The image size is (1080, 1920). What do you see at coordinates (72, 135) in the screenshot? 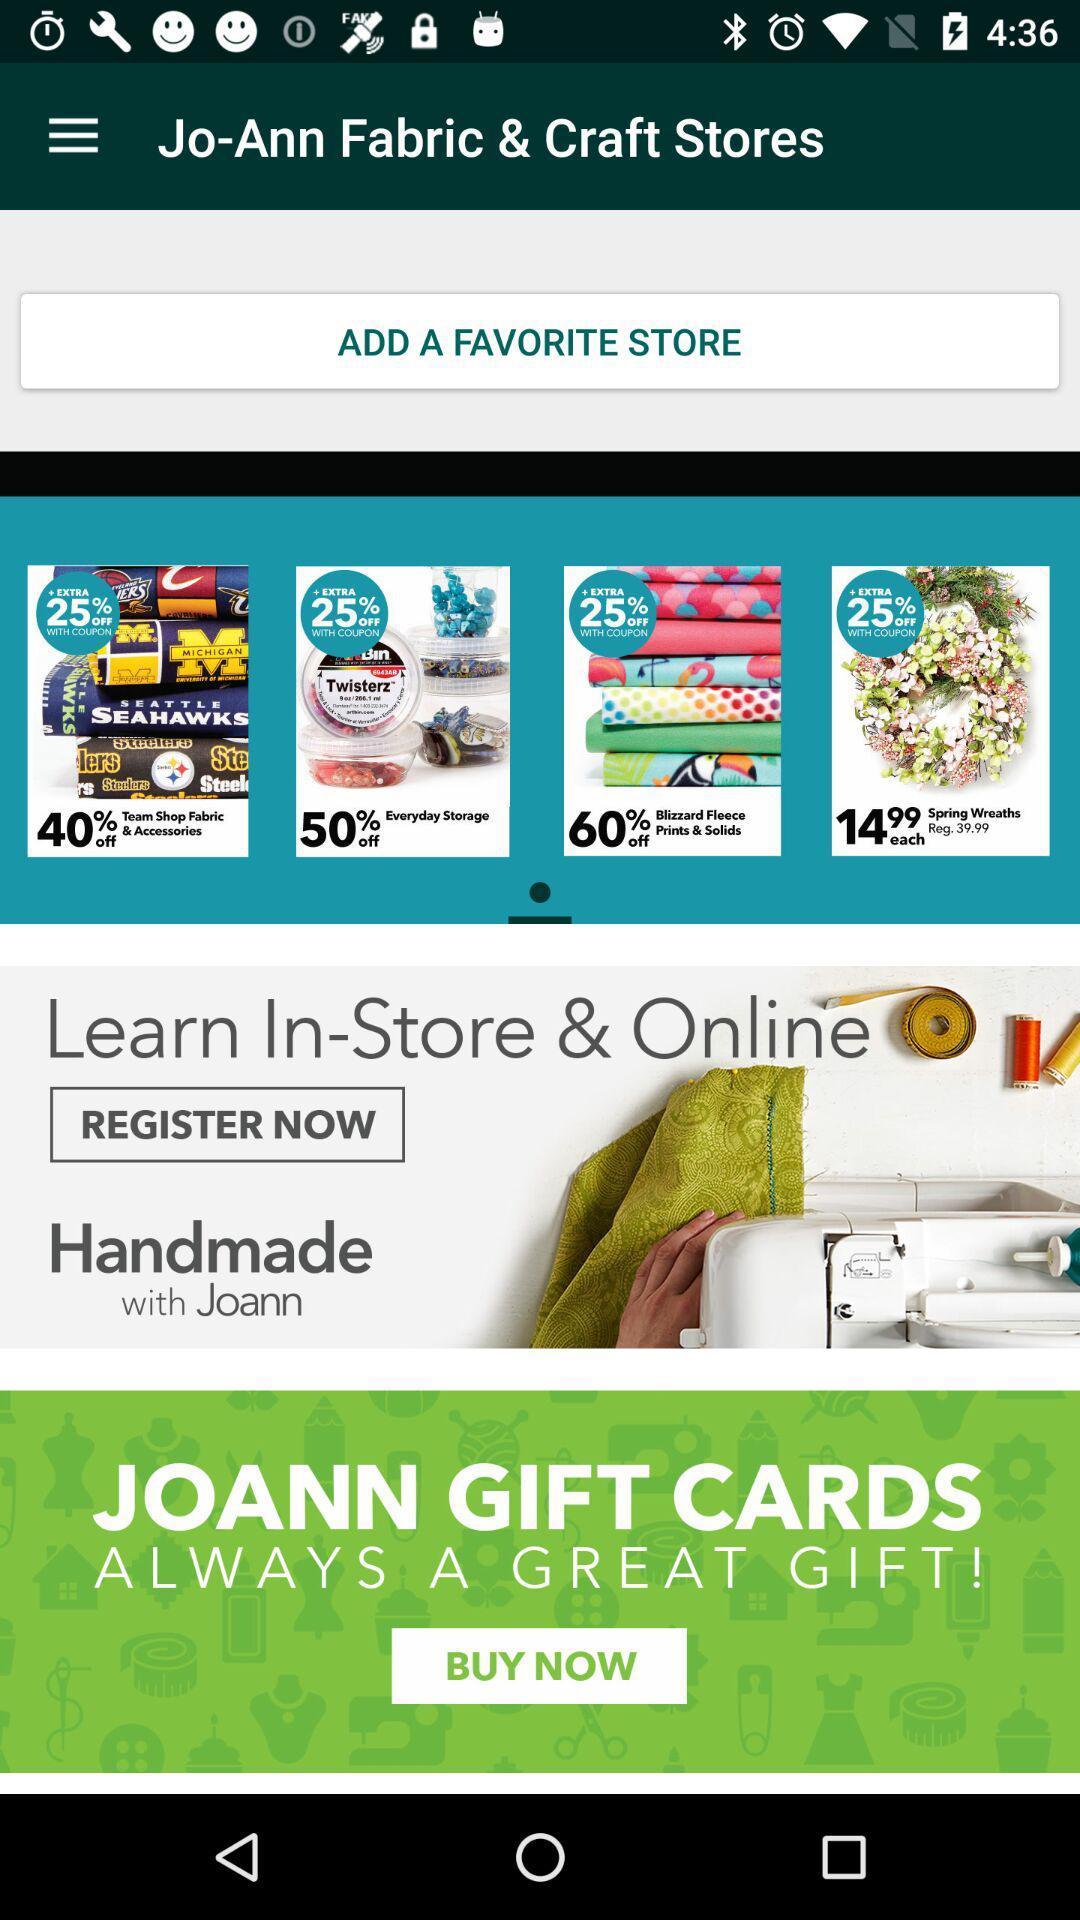
I see `the icon next to jo ann fabric` at bounding box center [72, 135].